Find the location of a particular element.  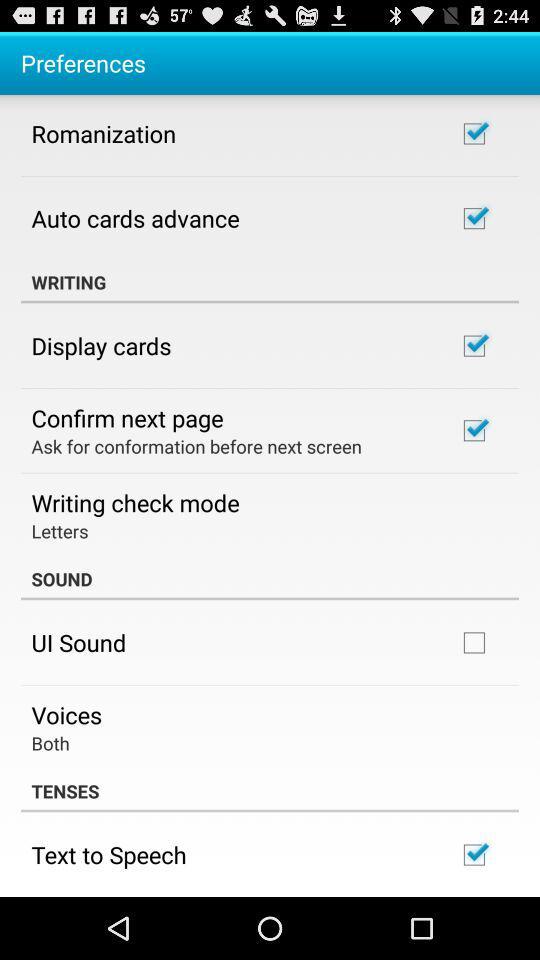

the check box for display cards is located at coordinates (473, 345).